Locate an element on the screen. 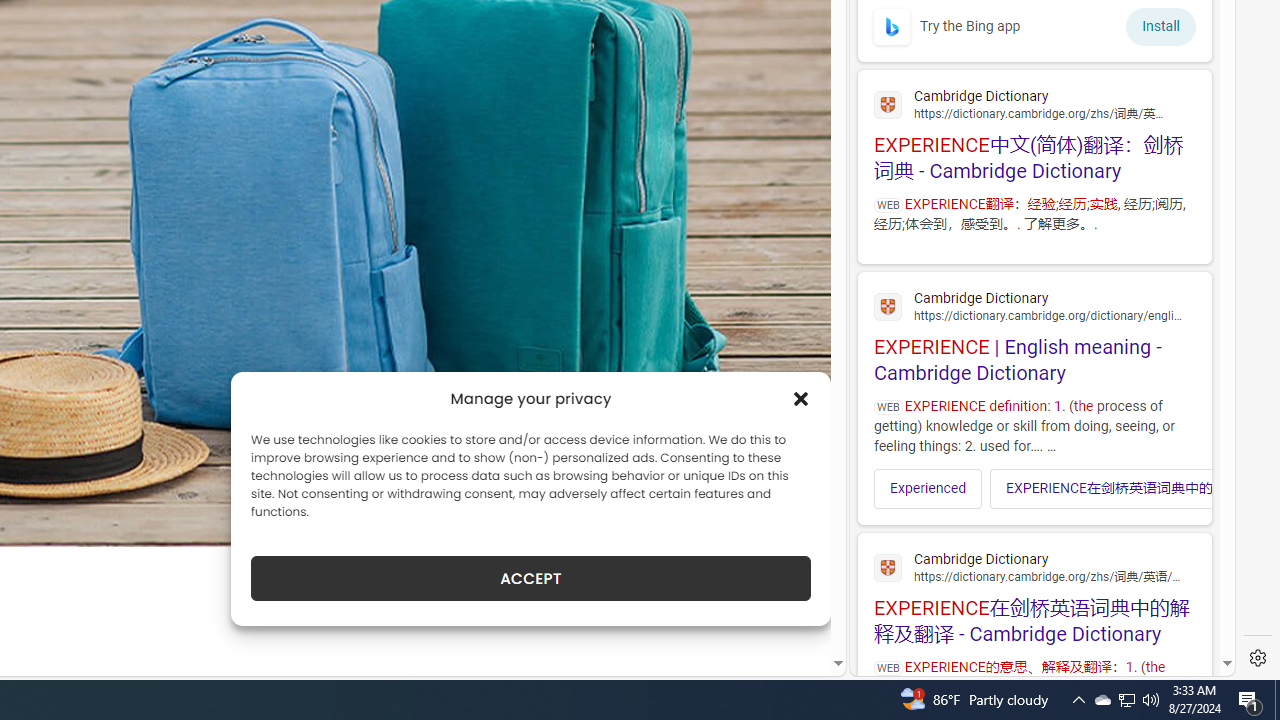 The image size is (1280, 720). 'Global web icon' is located at coordinates (887, 568).